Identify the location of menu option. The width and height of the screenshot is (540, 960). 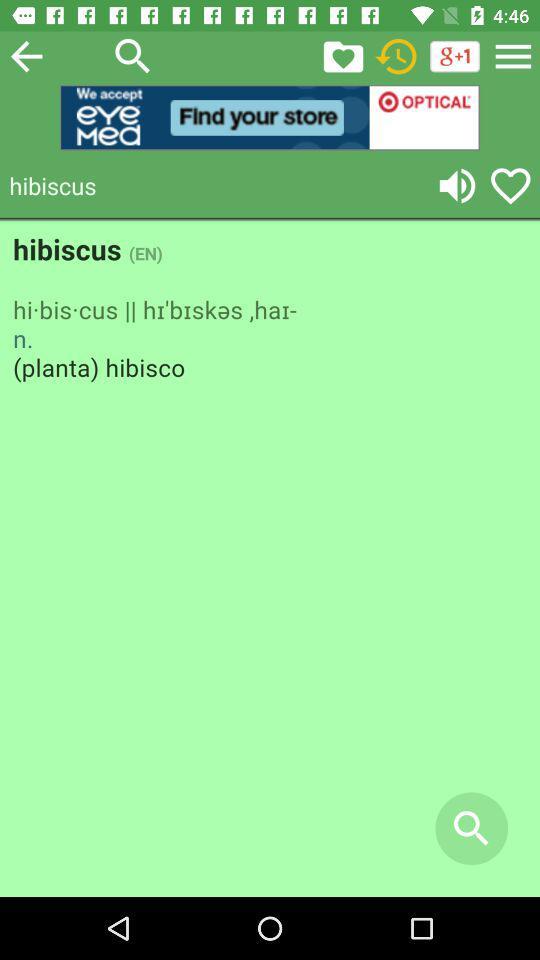
(513, 55).